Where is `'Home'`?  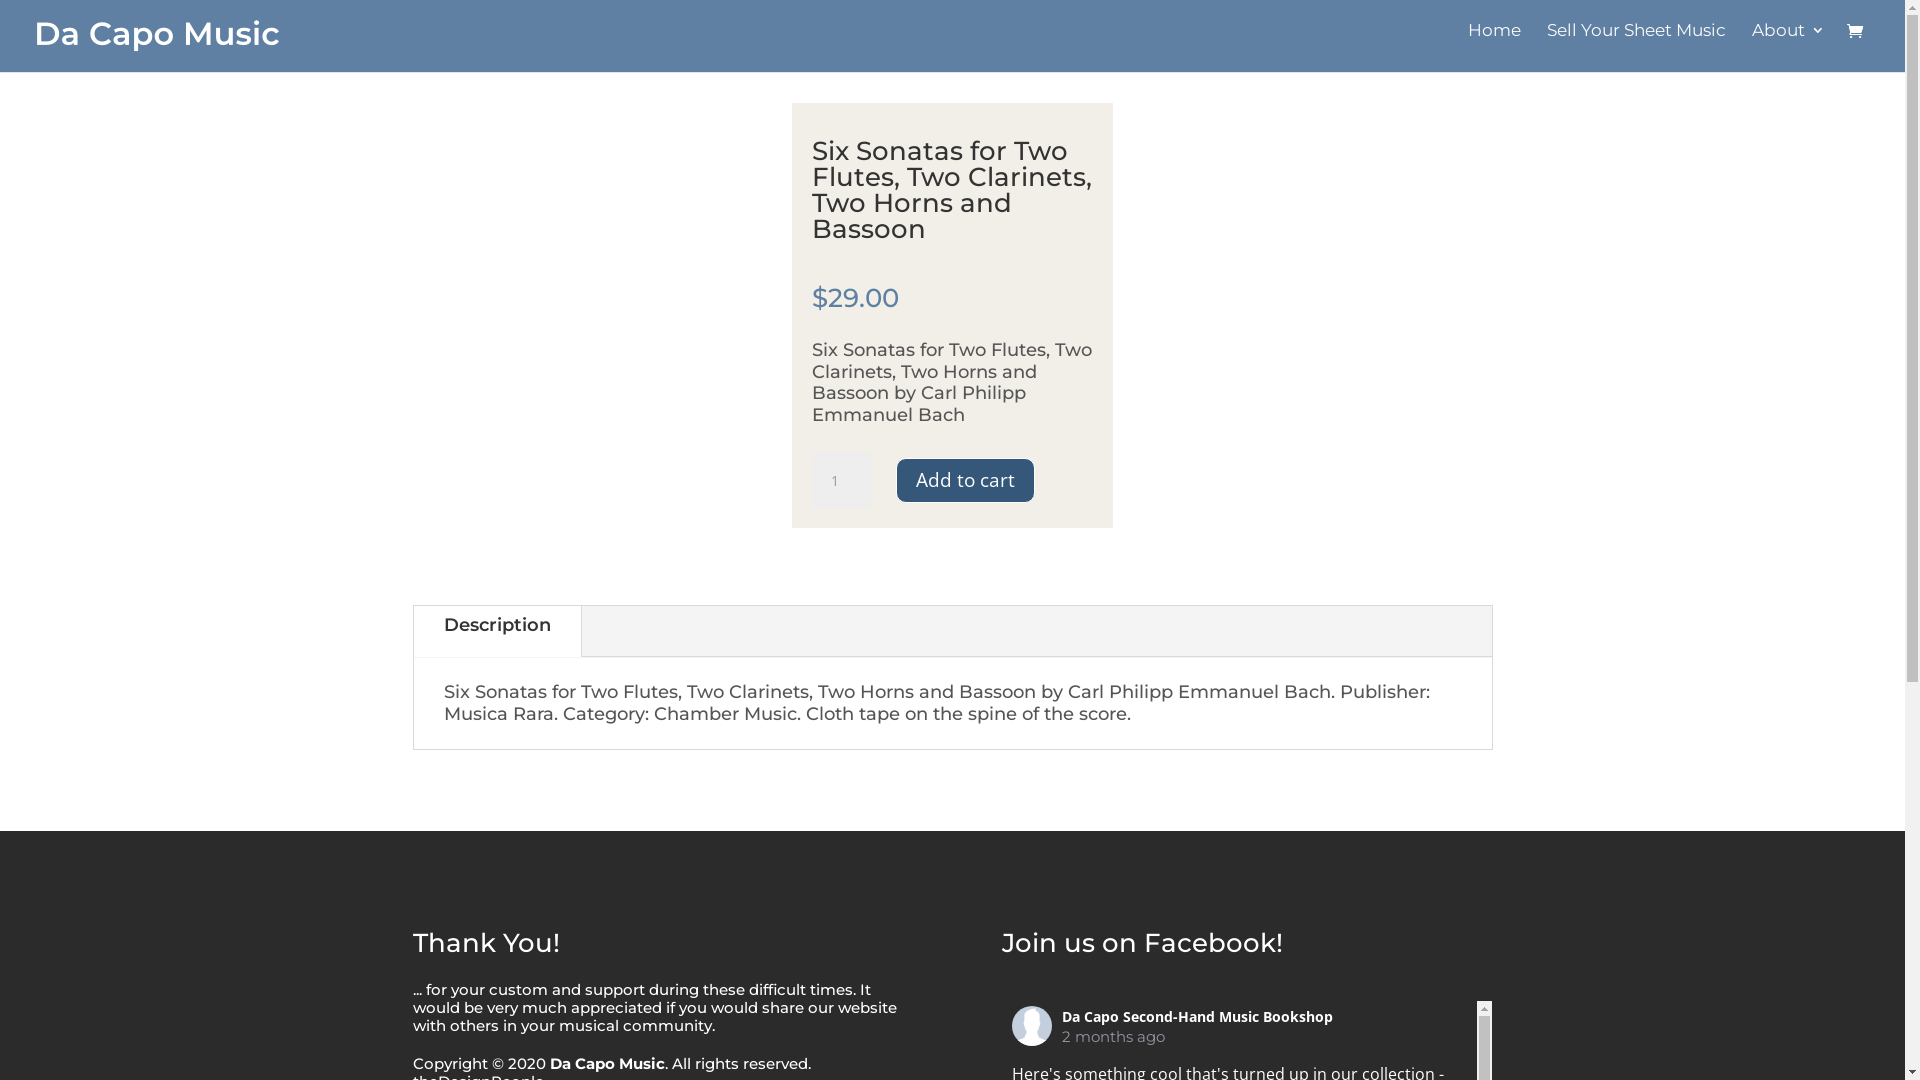
'Home' is located at coordinates (1494, 41).